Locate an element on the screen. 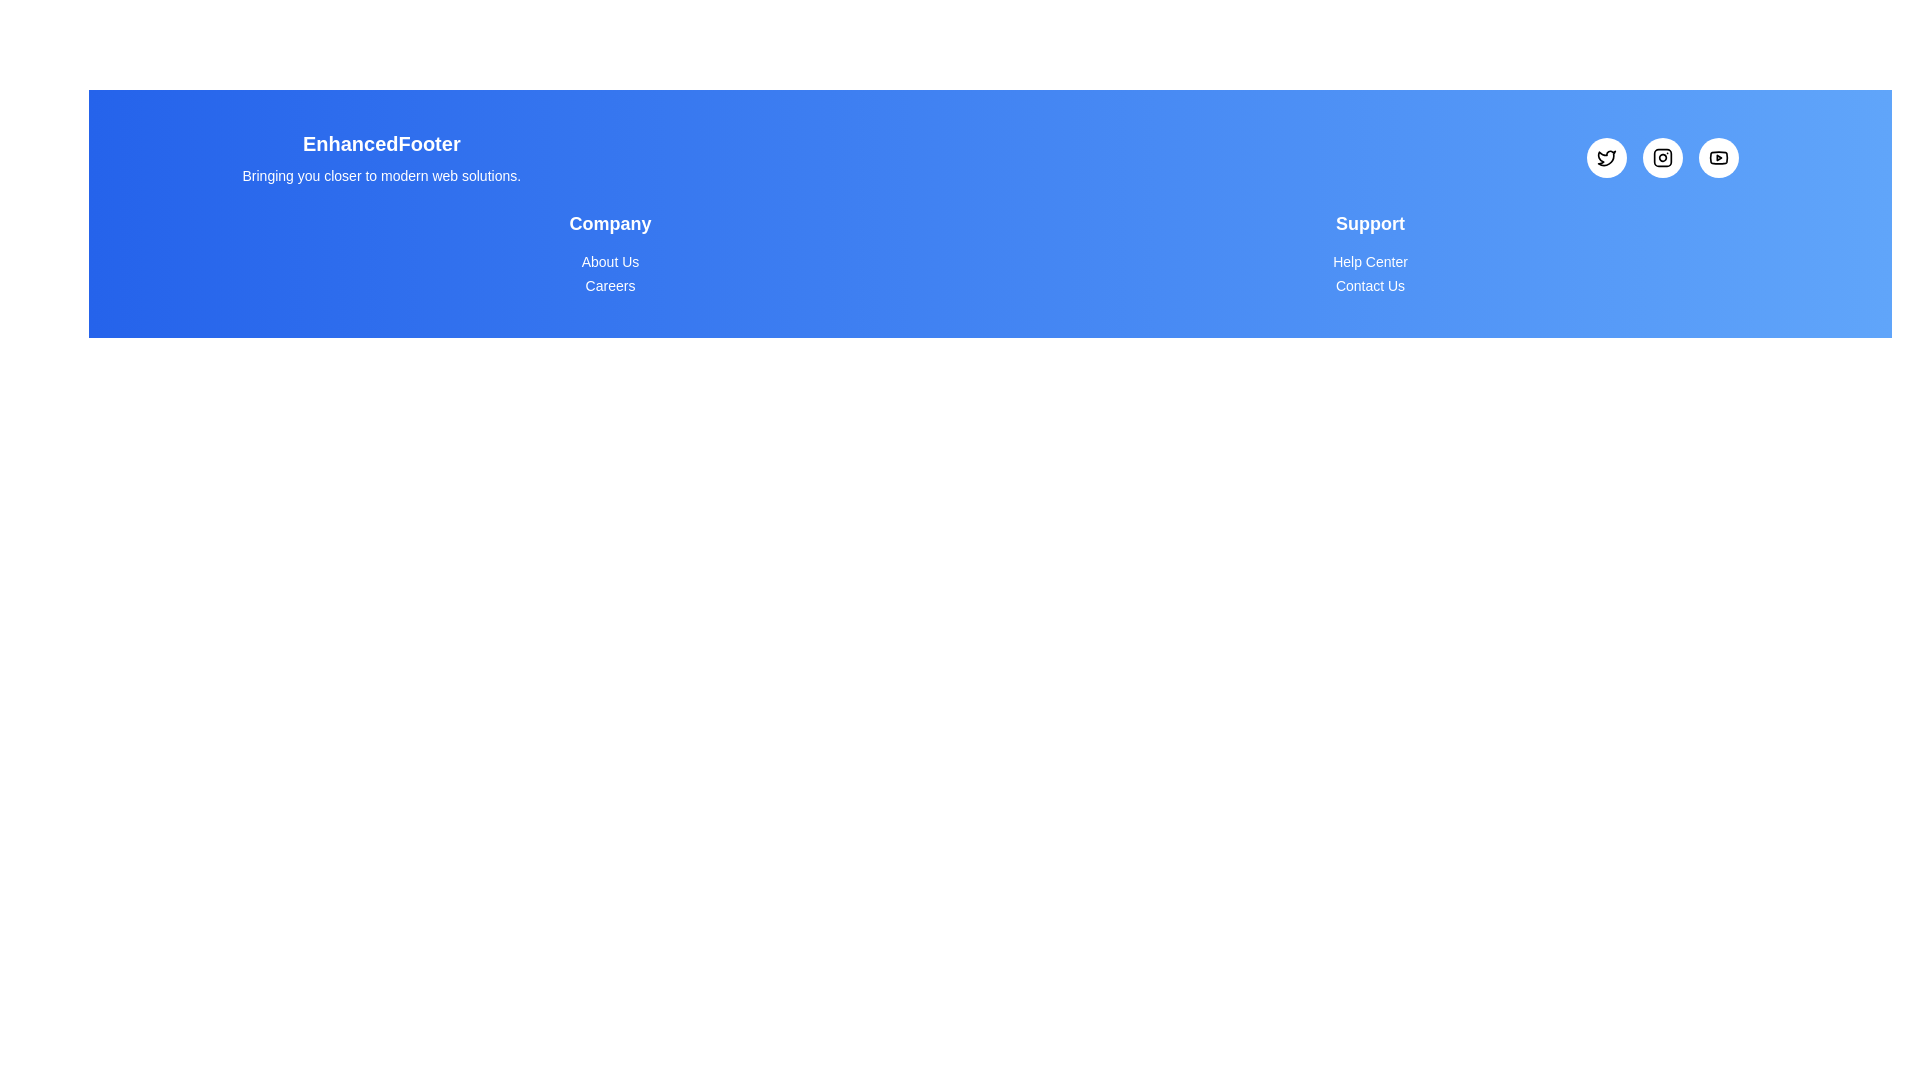 The width and height of the screenshot is (1920, 1080). the Twitter icon, which is a black vector graphic of a bird located is located at coordinates (1606, 157).